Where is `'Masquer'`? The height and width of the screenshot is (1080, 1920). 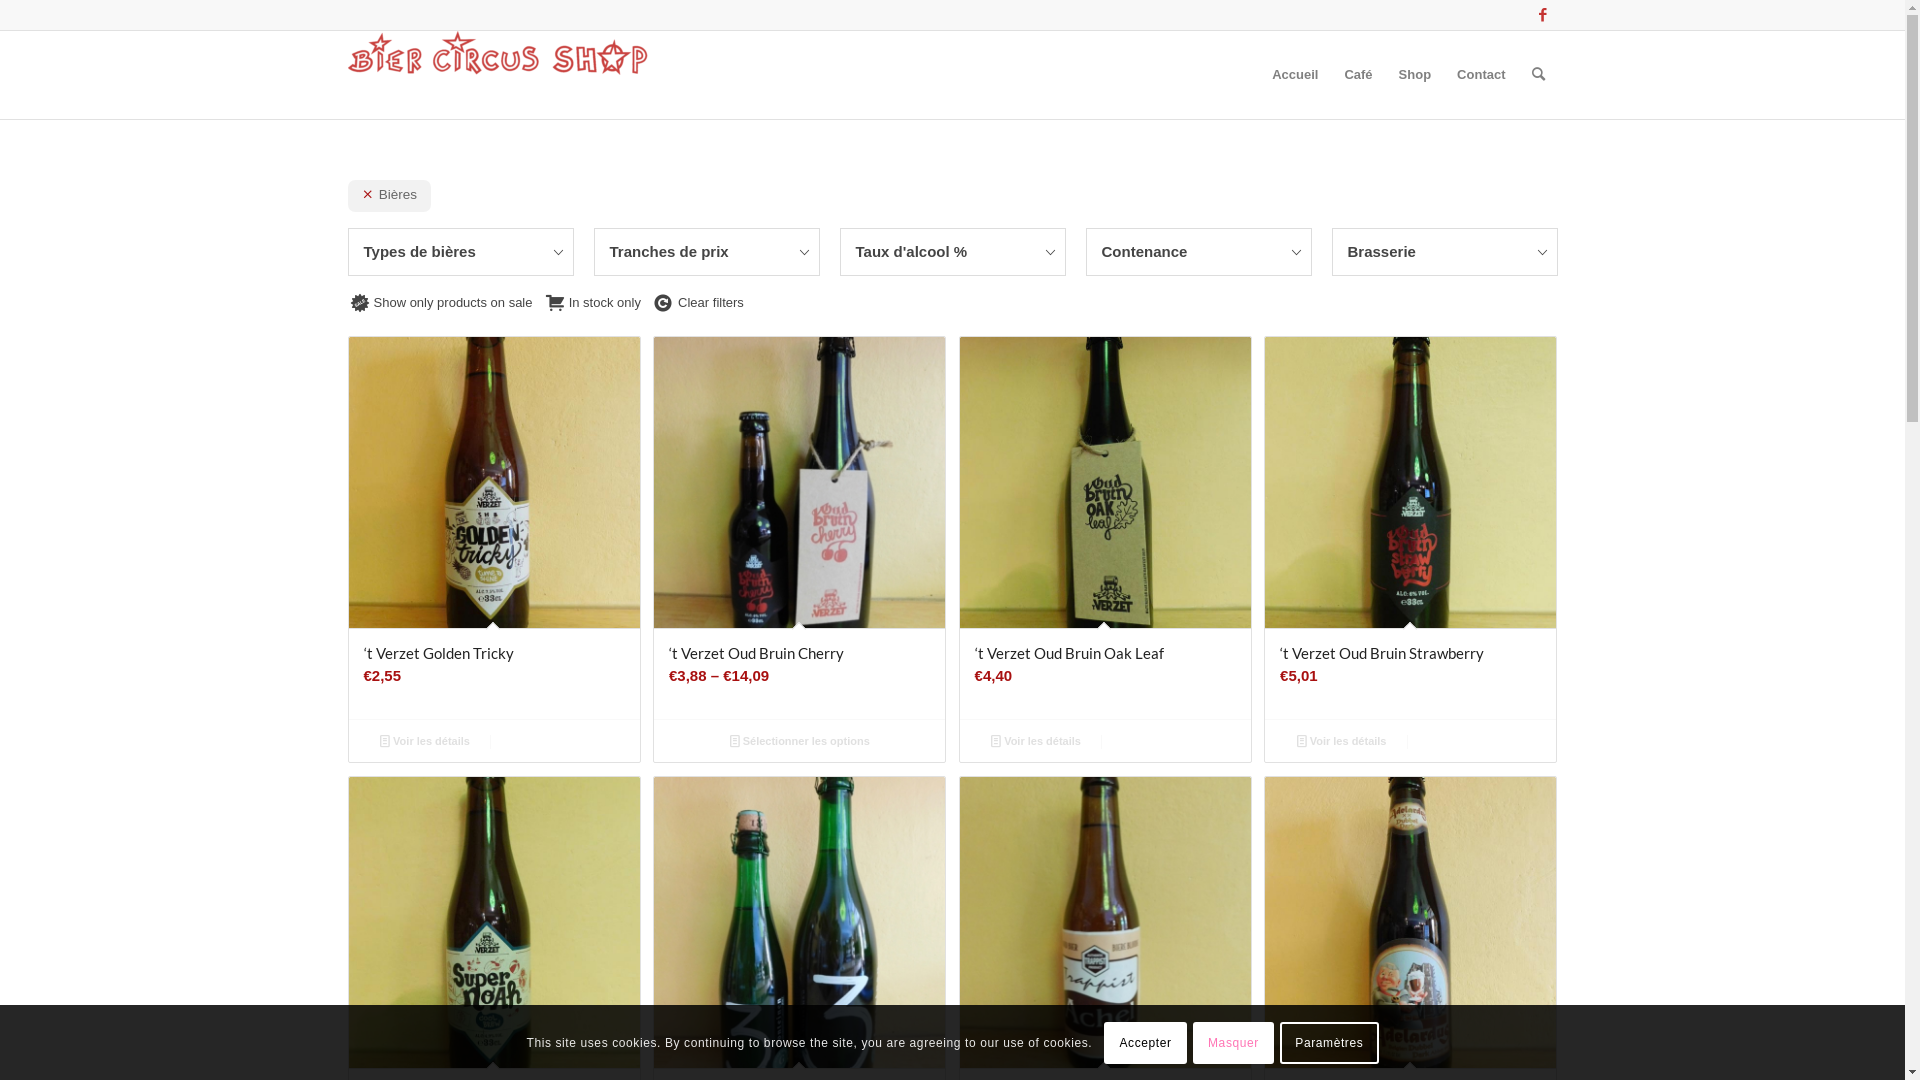
'Masquer' is located at coordinates (1193, 1040).